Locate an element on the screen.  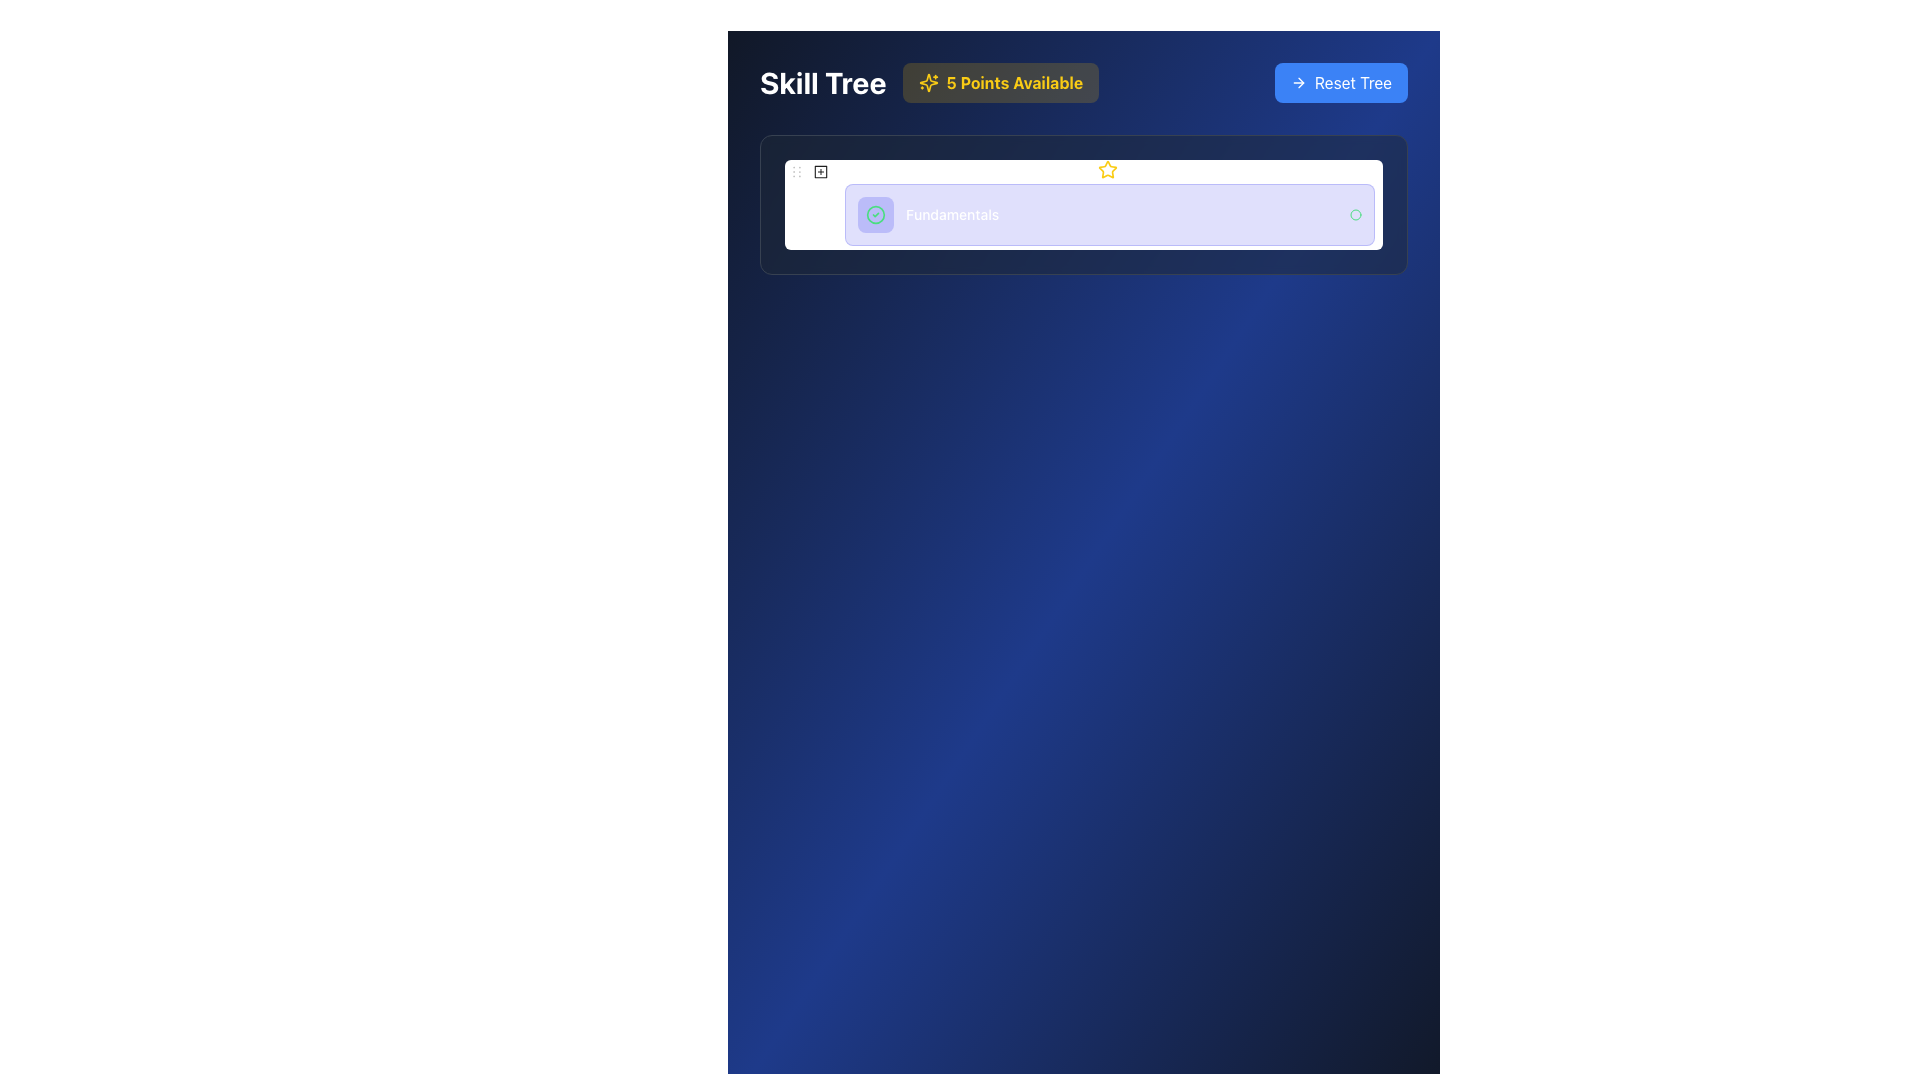
the Visual Icon Indicator, which is a small rounded rectangle with a soft indigo background and a green circular checkmark icon, located to the left of the text 'Fundamentals' is located at coordinates (875, 215).